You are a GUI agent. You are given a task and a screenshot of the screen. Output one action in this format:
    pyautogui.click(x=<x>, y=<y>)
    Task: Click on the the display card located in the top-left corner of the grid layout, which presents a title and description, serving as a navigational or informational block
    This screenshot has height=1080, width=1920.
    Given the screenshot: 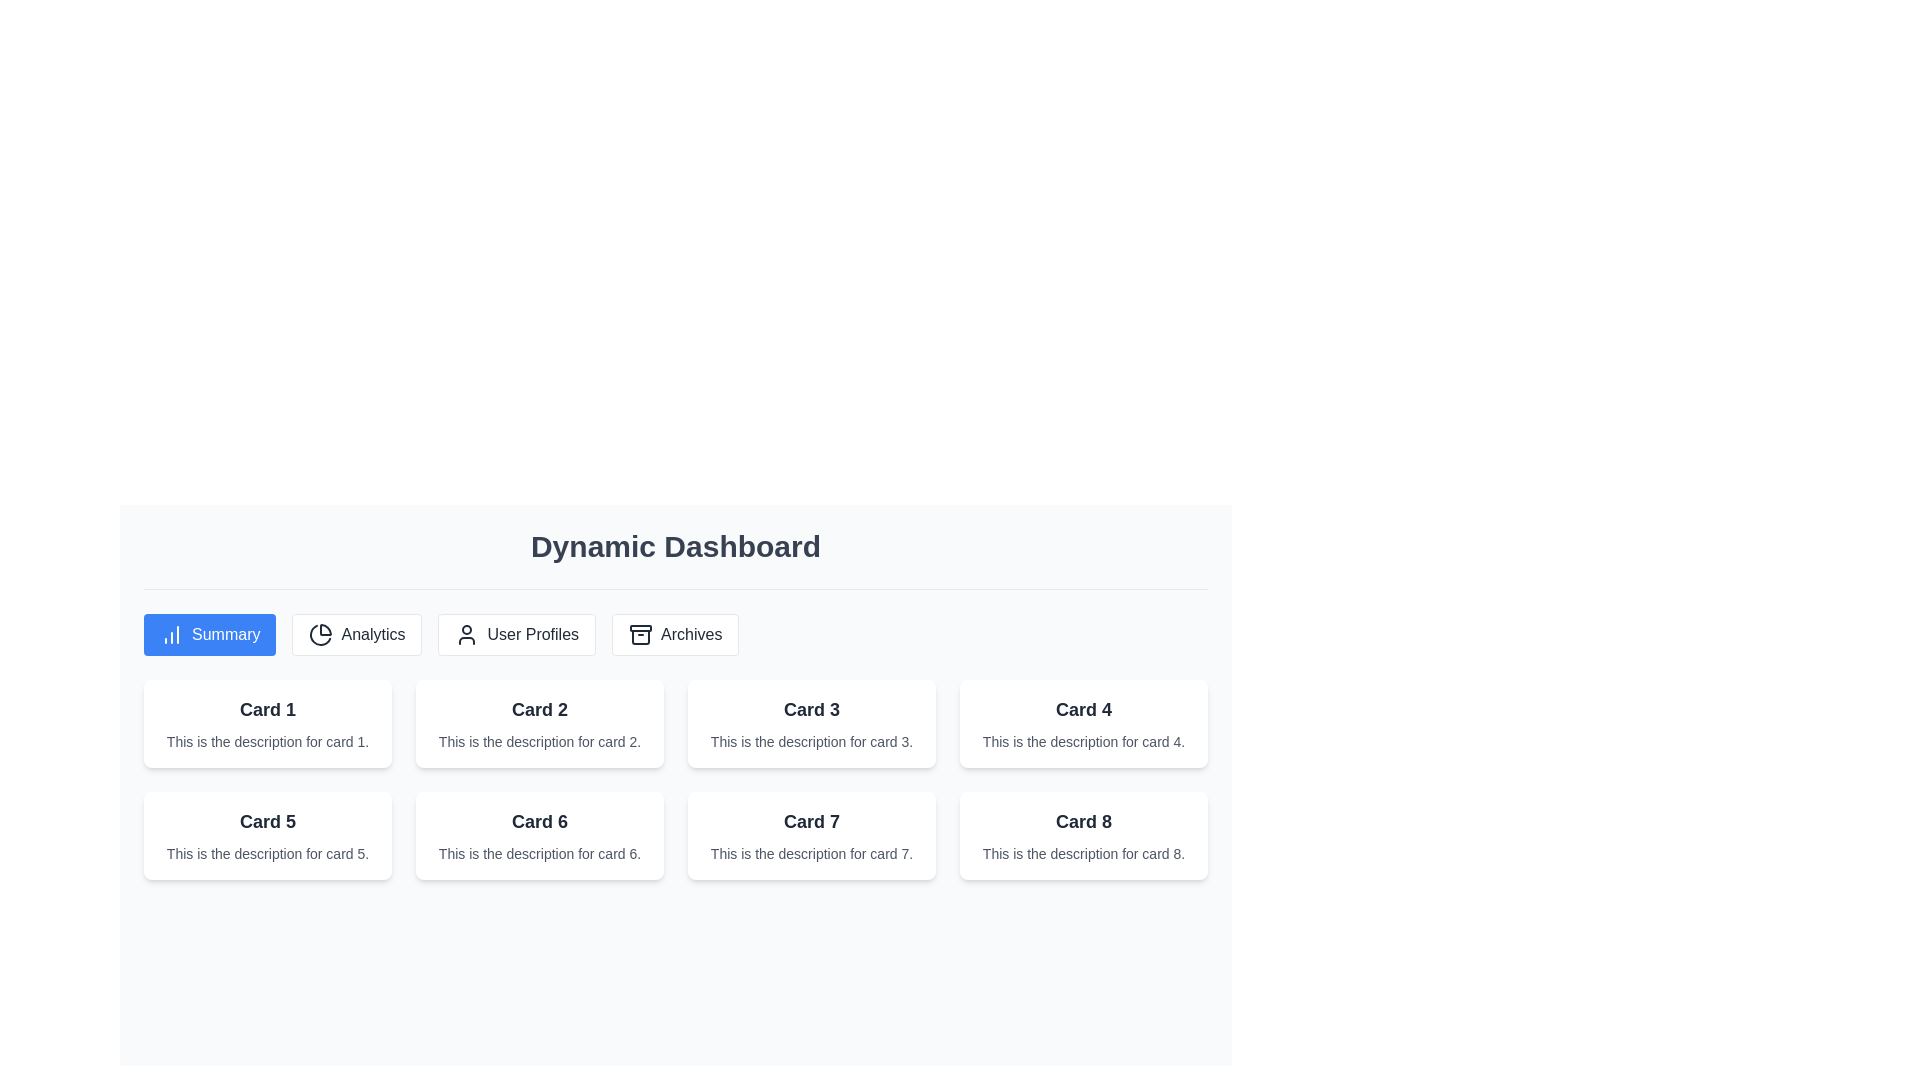 What is the action you would take?
    pyautogui.click(x=267, y=724)
    